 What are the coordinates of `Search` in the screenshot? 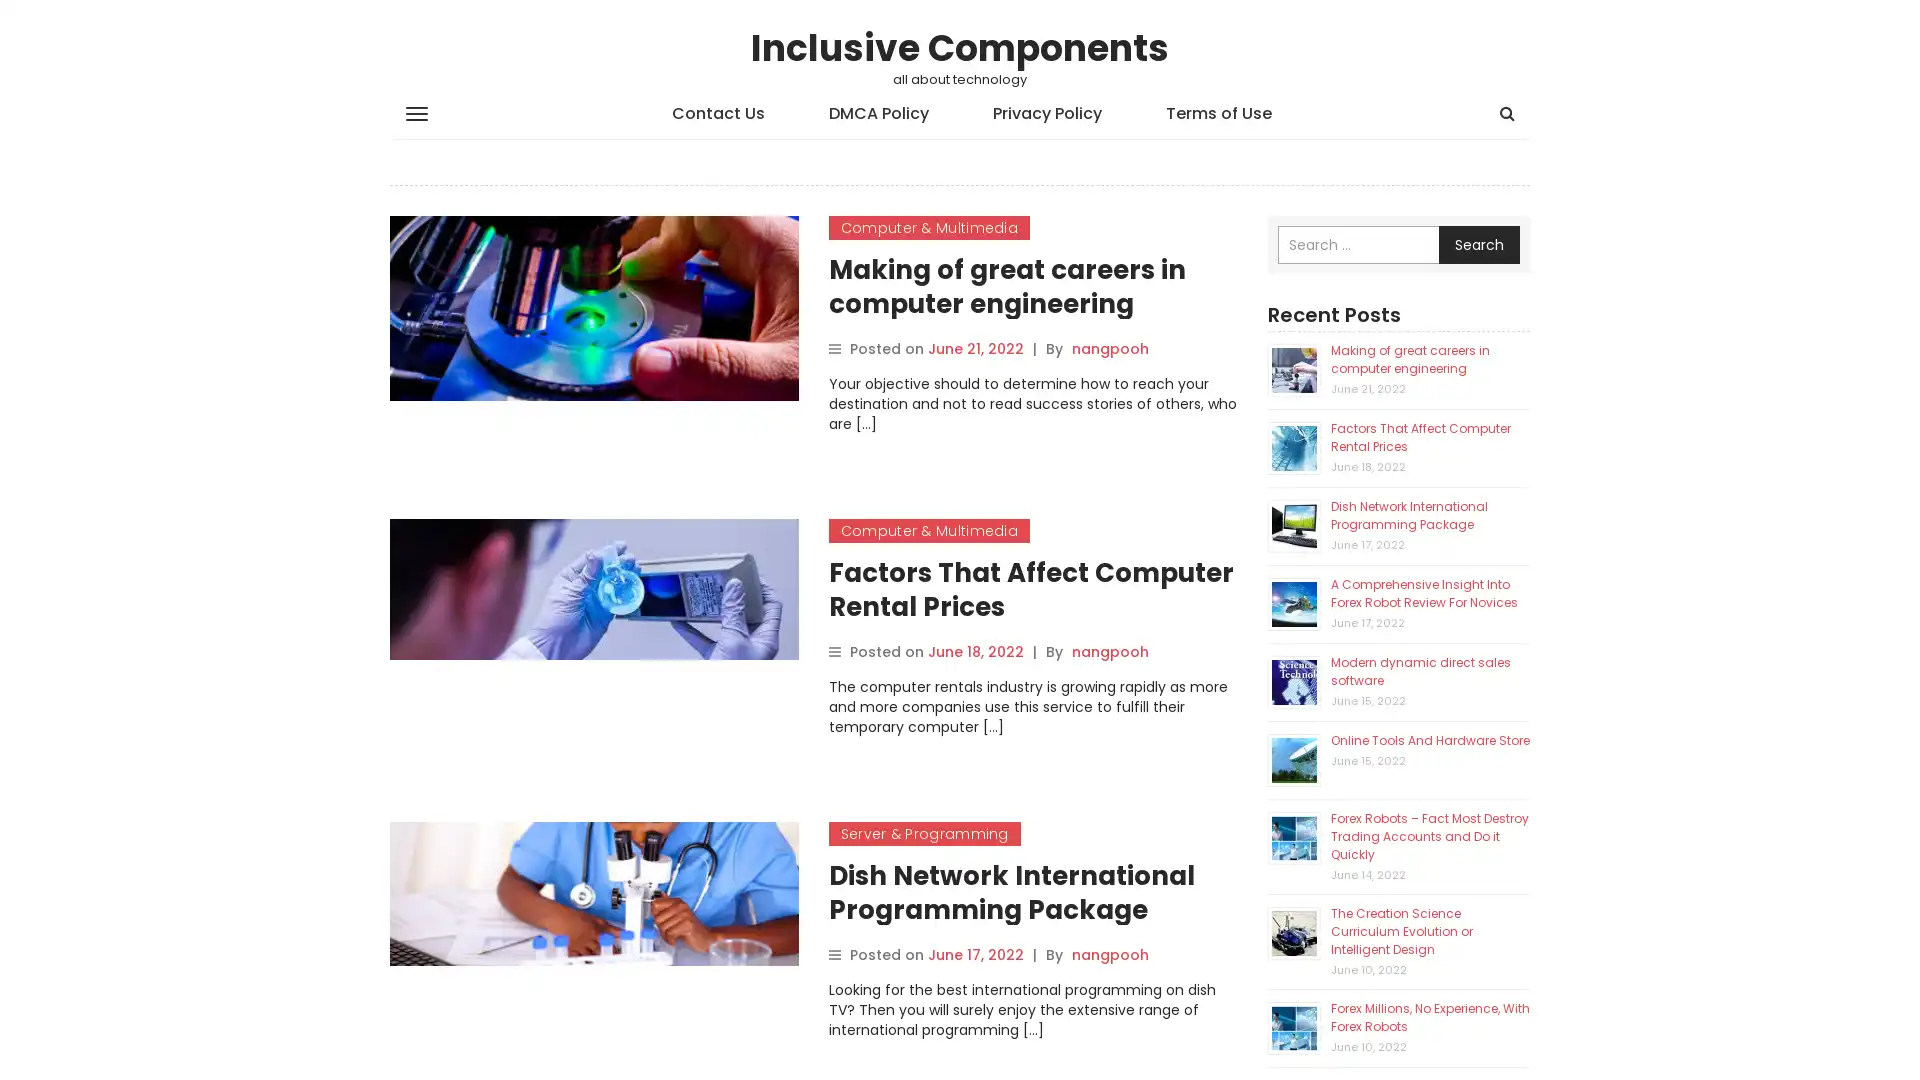 It's located at (1479, 244).